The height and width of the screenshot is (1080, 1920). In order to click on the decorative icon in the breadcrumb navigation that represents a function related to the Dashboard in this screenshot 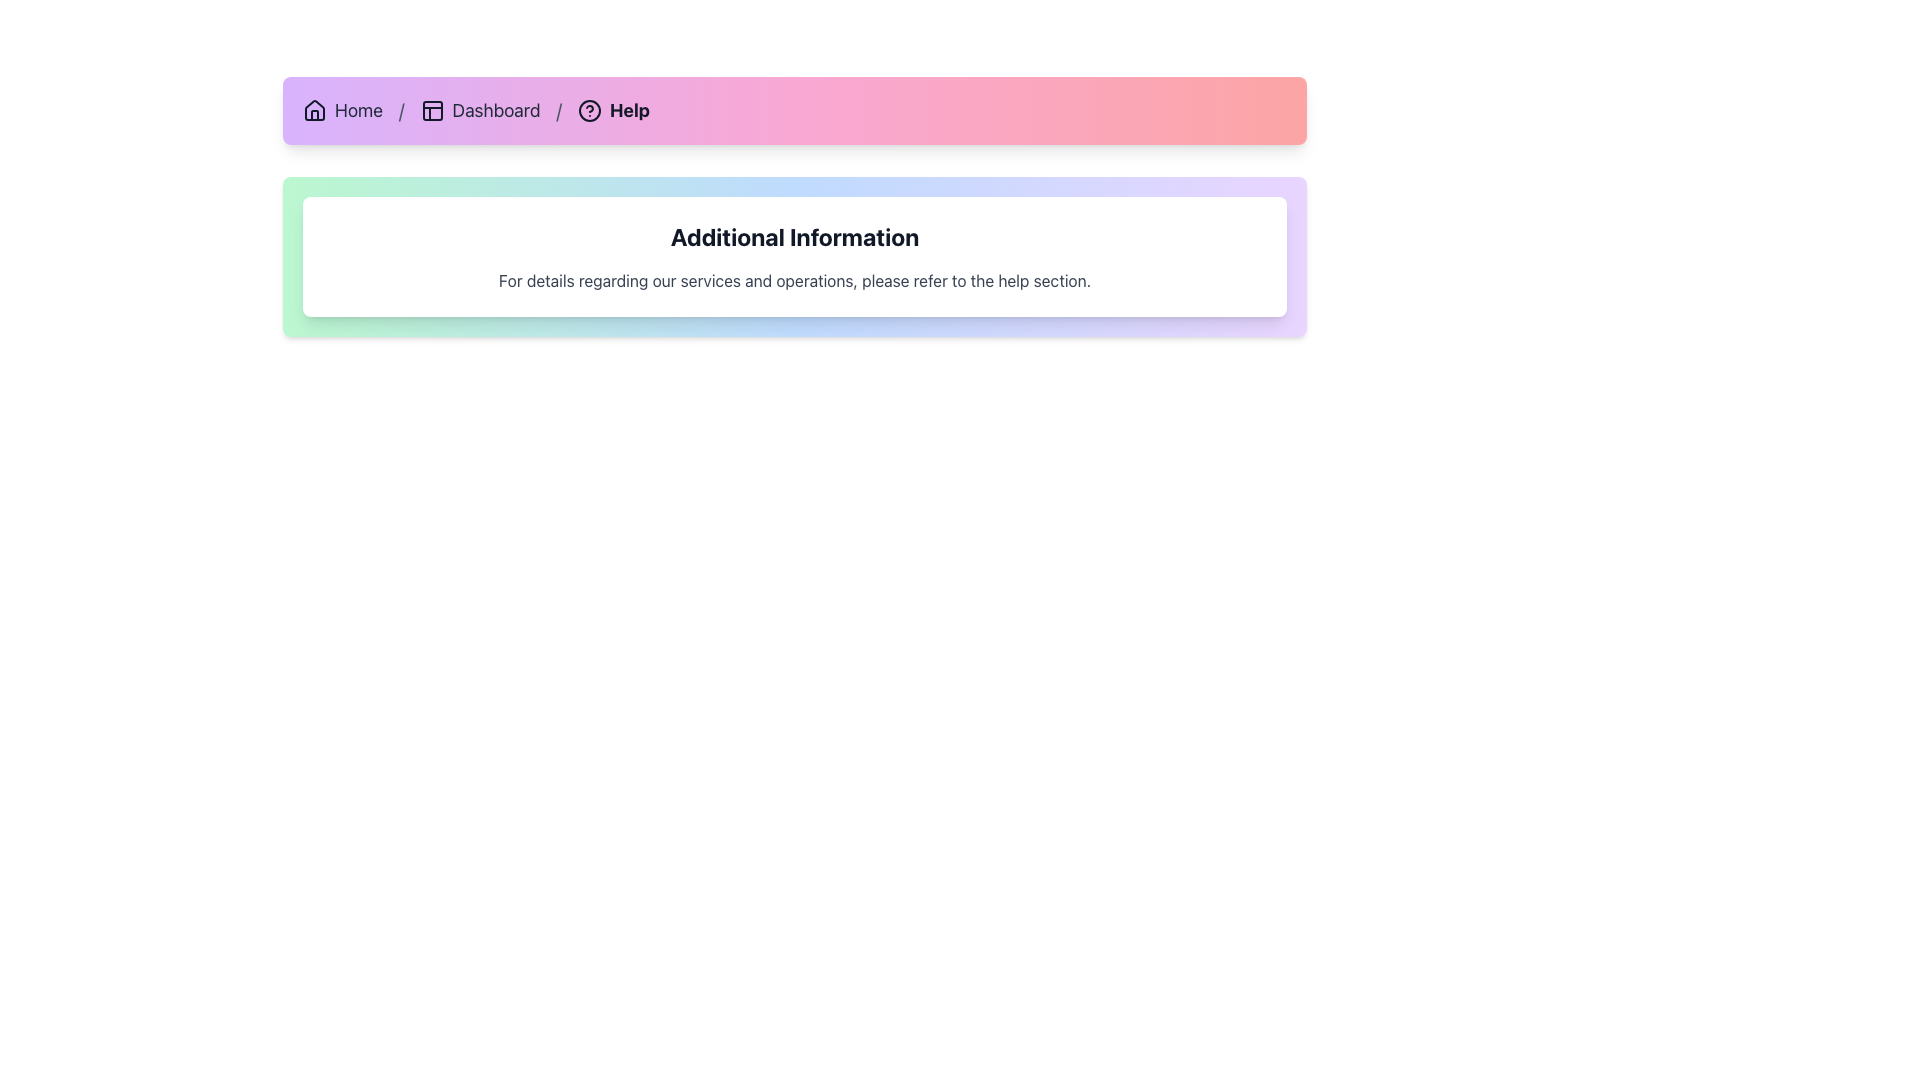, I will do `click(431, 111)`.